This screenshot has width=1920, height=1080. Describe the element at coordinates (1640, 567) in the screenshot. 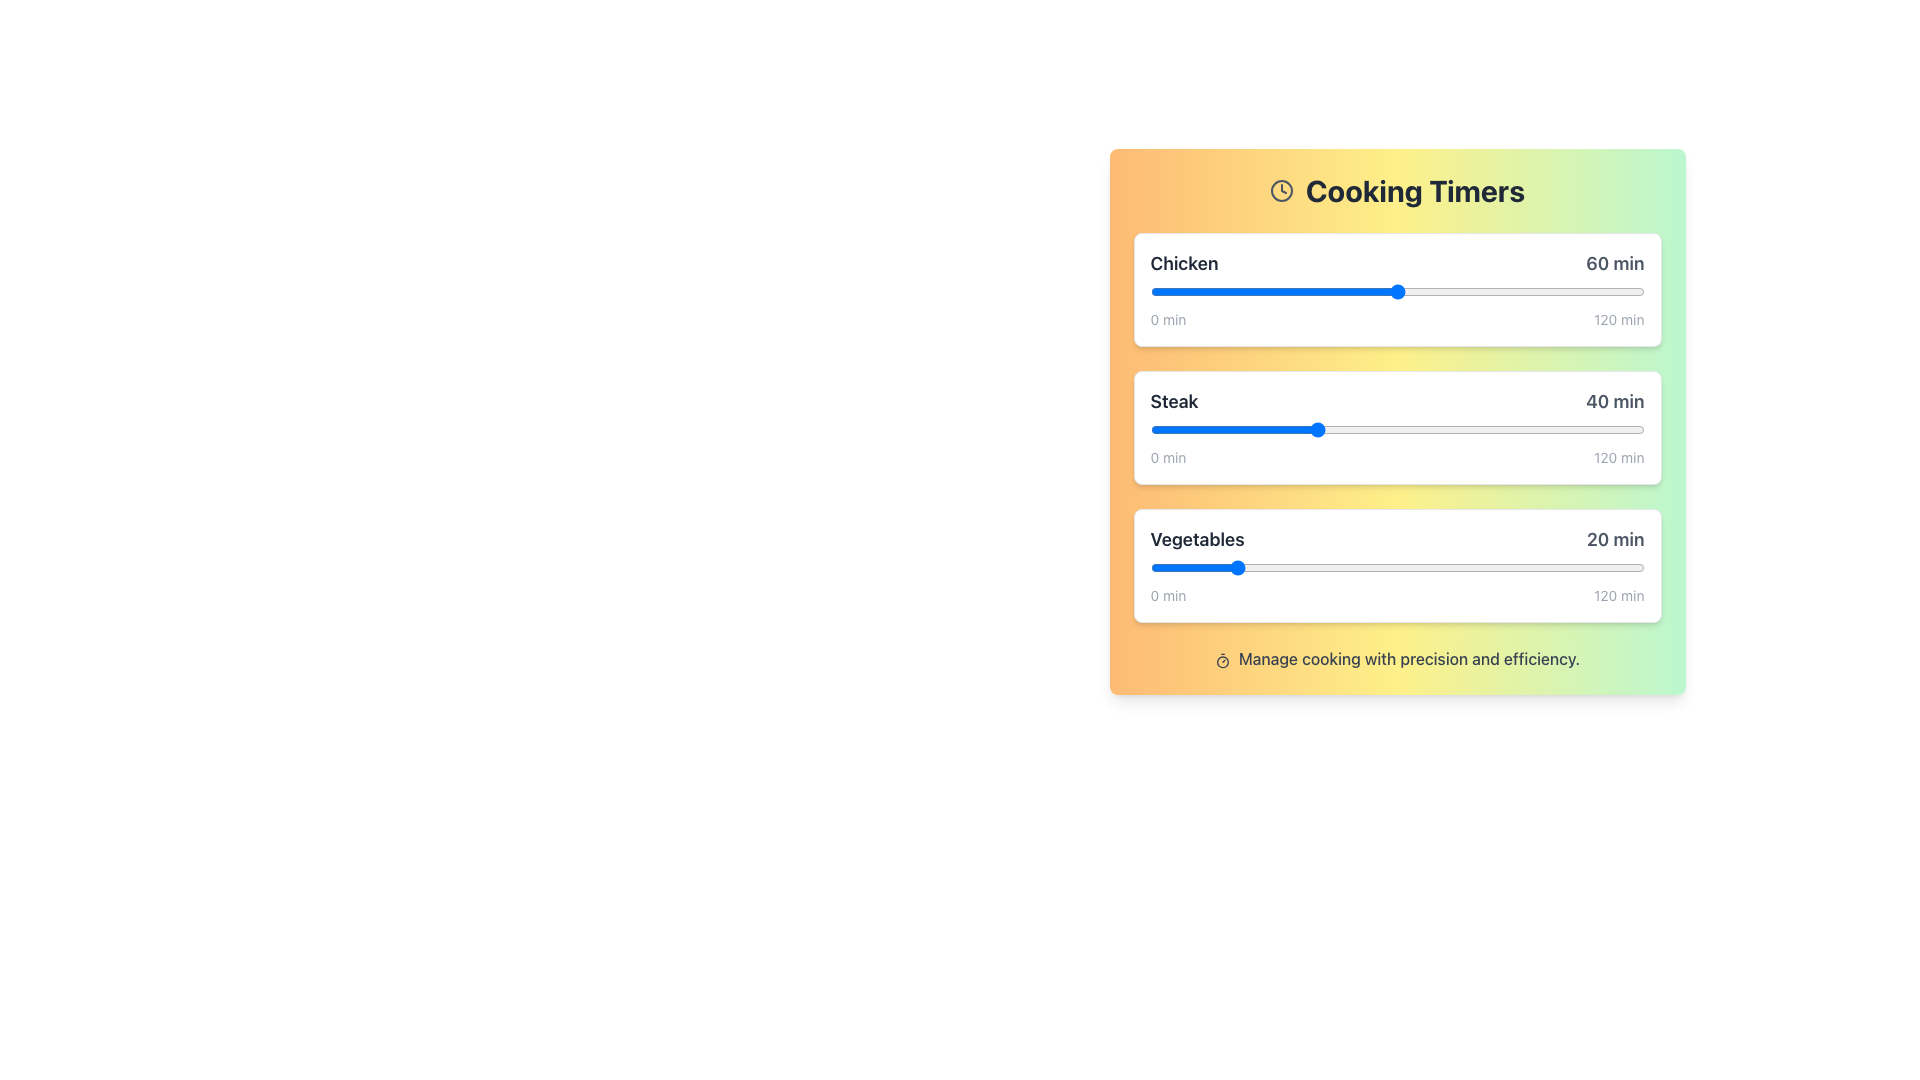

I see `the timer for vegetables` at that location.